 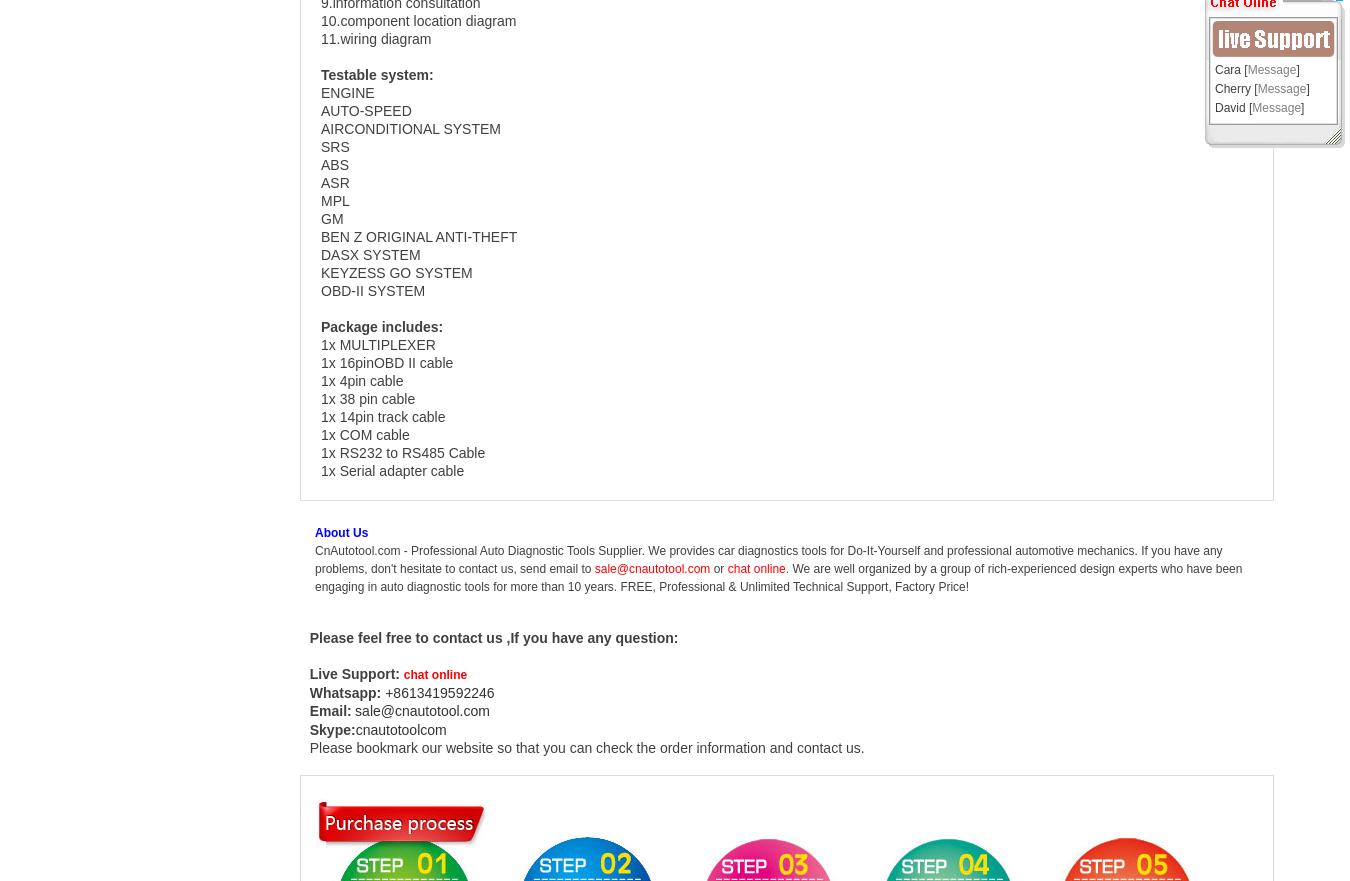 I want to click on '11.wiring diagram', so click(x=375, y=39).